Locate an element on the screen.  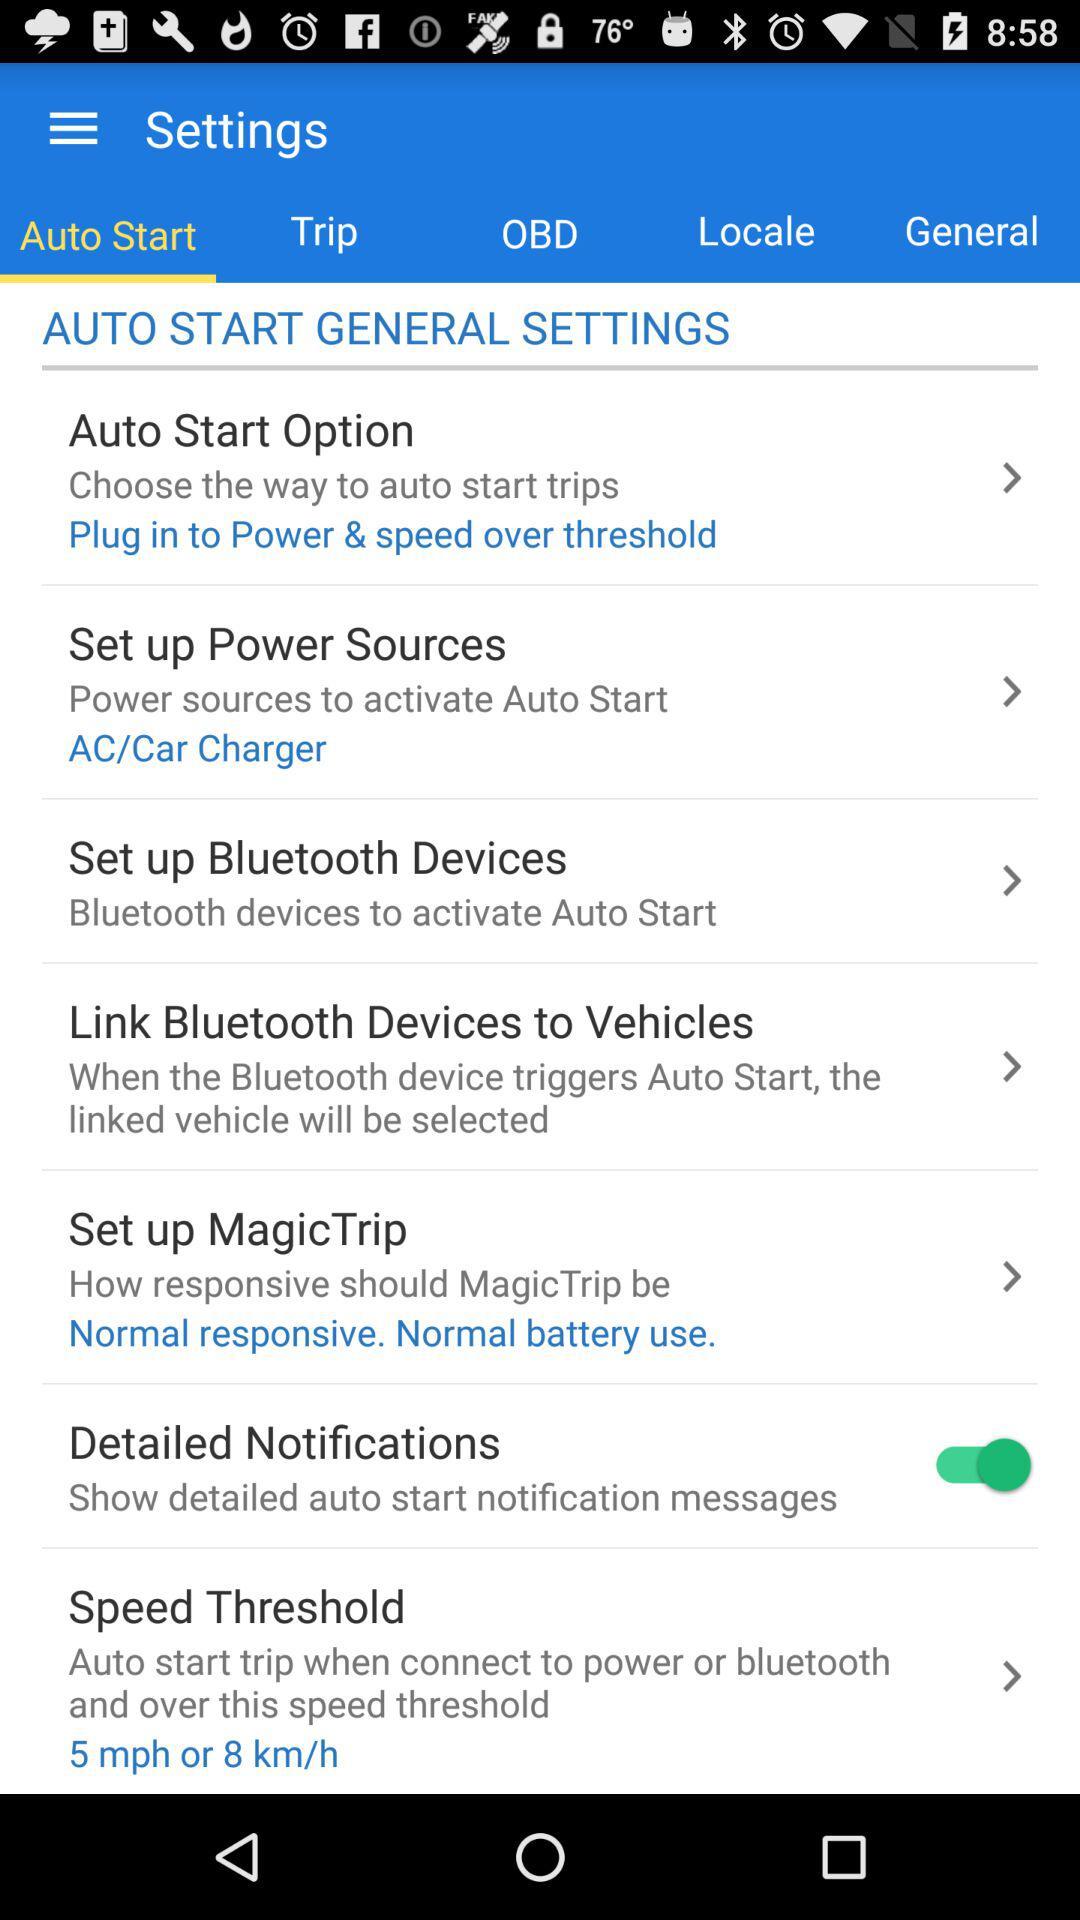
general is located at coordinates (971, 230).